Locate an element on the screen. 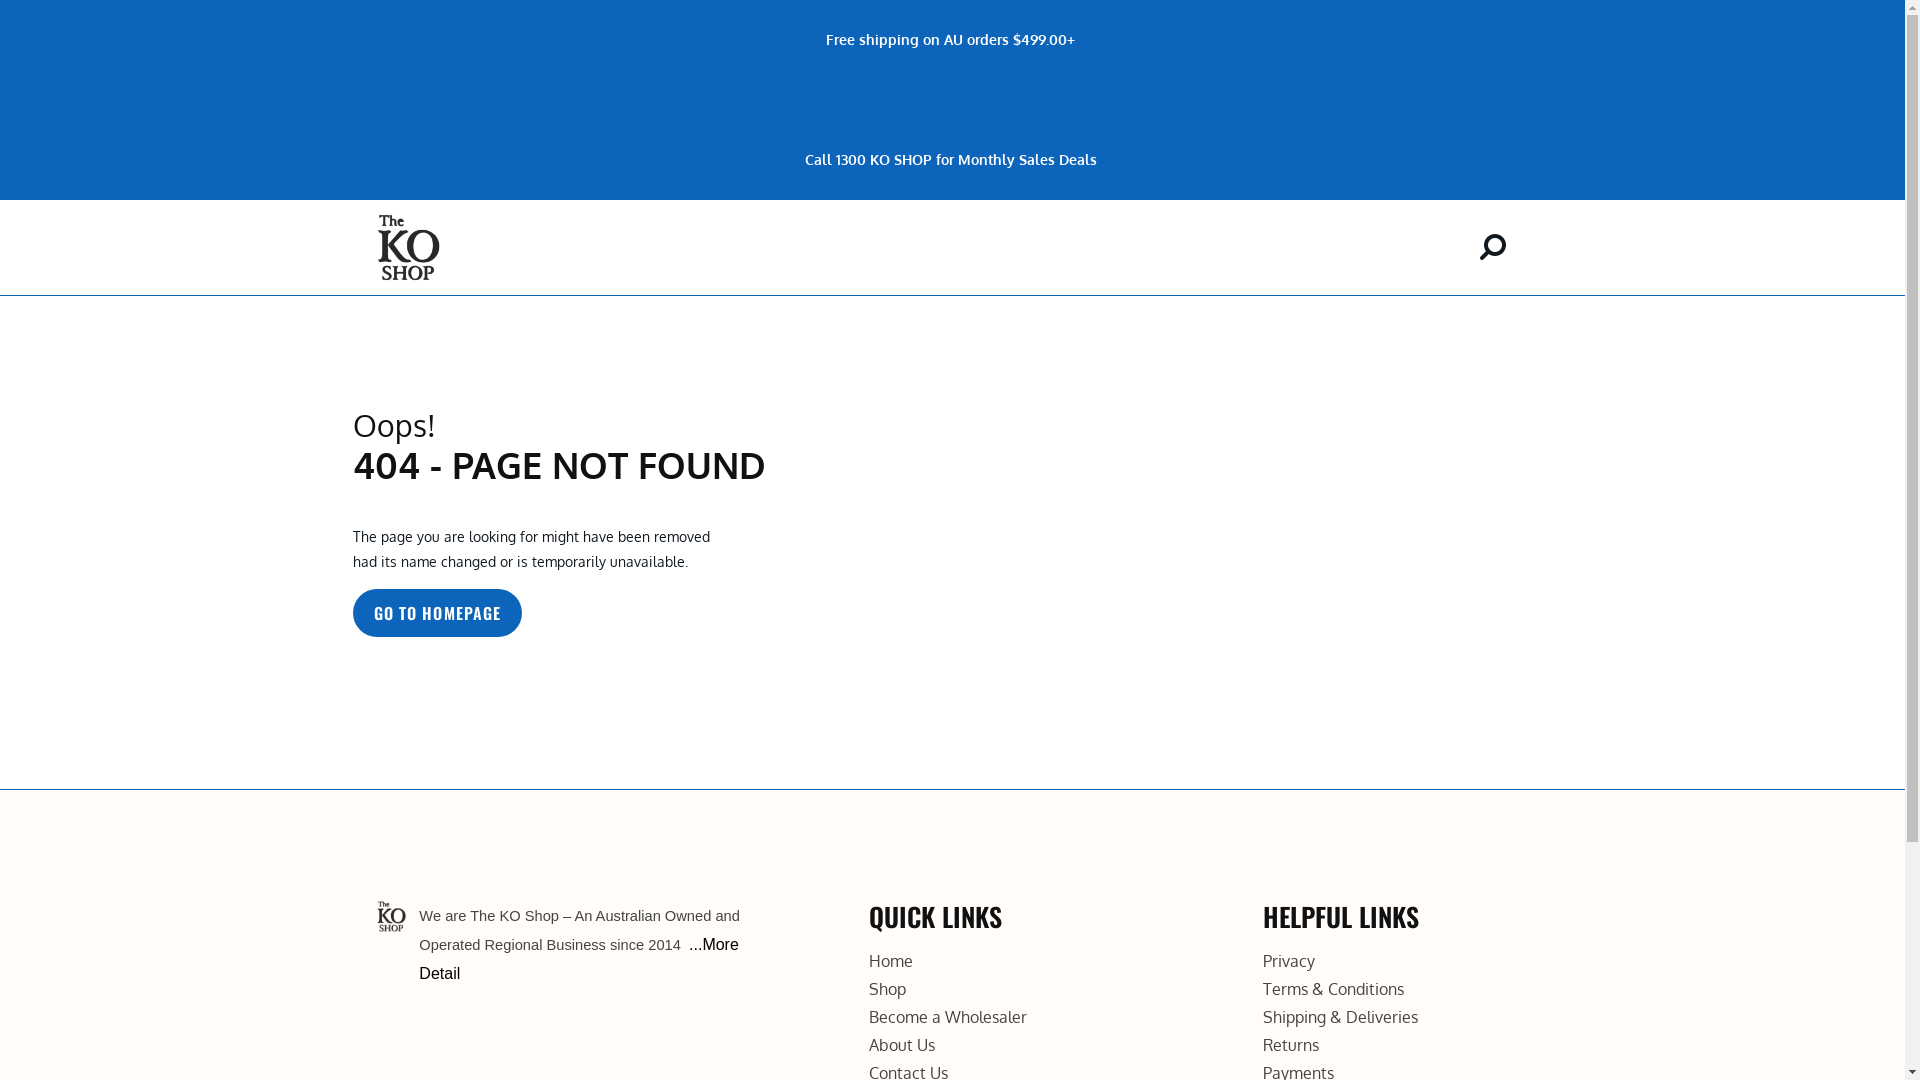 This screenshot has height=1080, width=1920. 'About Us' is located at coordinates (901, 1044).